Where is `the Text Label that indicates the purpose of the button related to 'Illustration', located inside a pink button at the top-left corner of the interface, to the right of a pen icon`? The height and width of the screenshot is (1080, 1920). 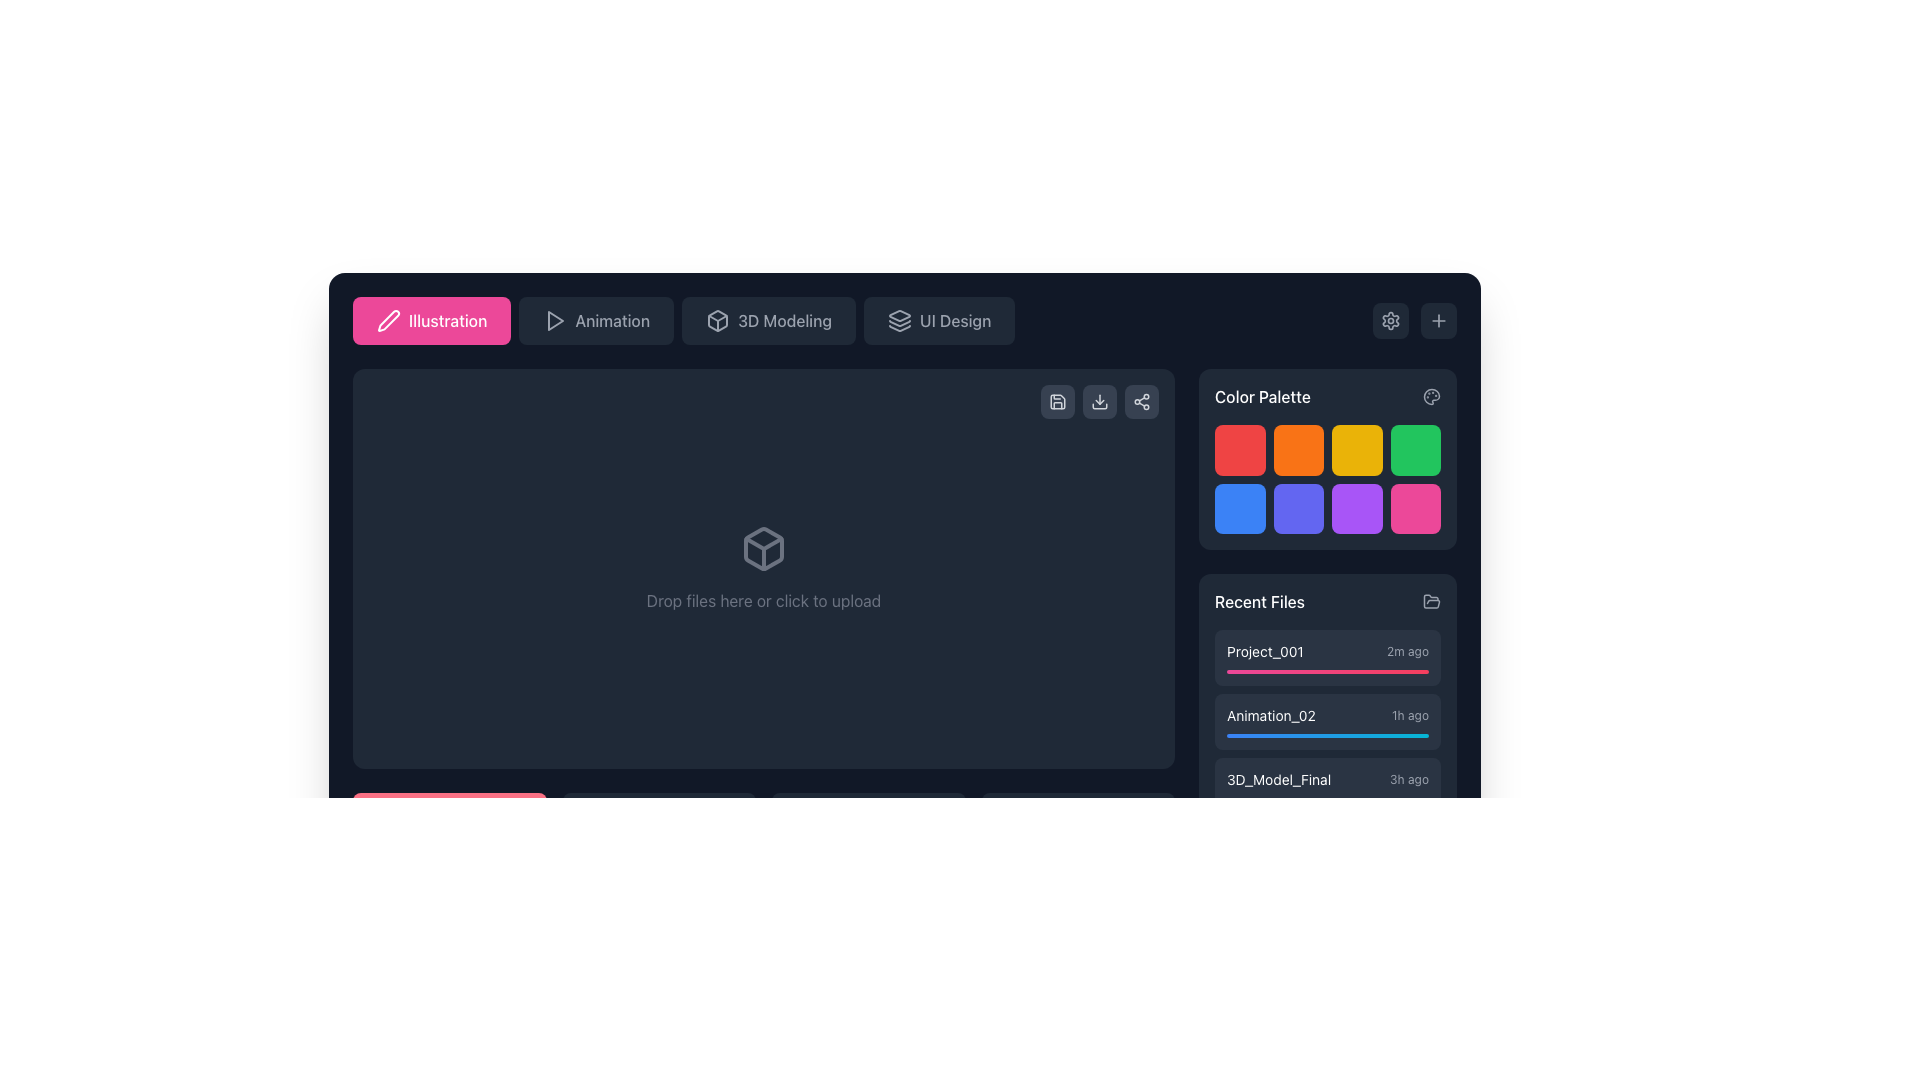
the Text Label that indicates the purpose of the button related to 'Illustration', located inside a pink button at the top-left corner of the interface, to the right of a pen icon is located at coordinates (447, 319).